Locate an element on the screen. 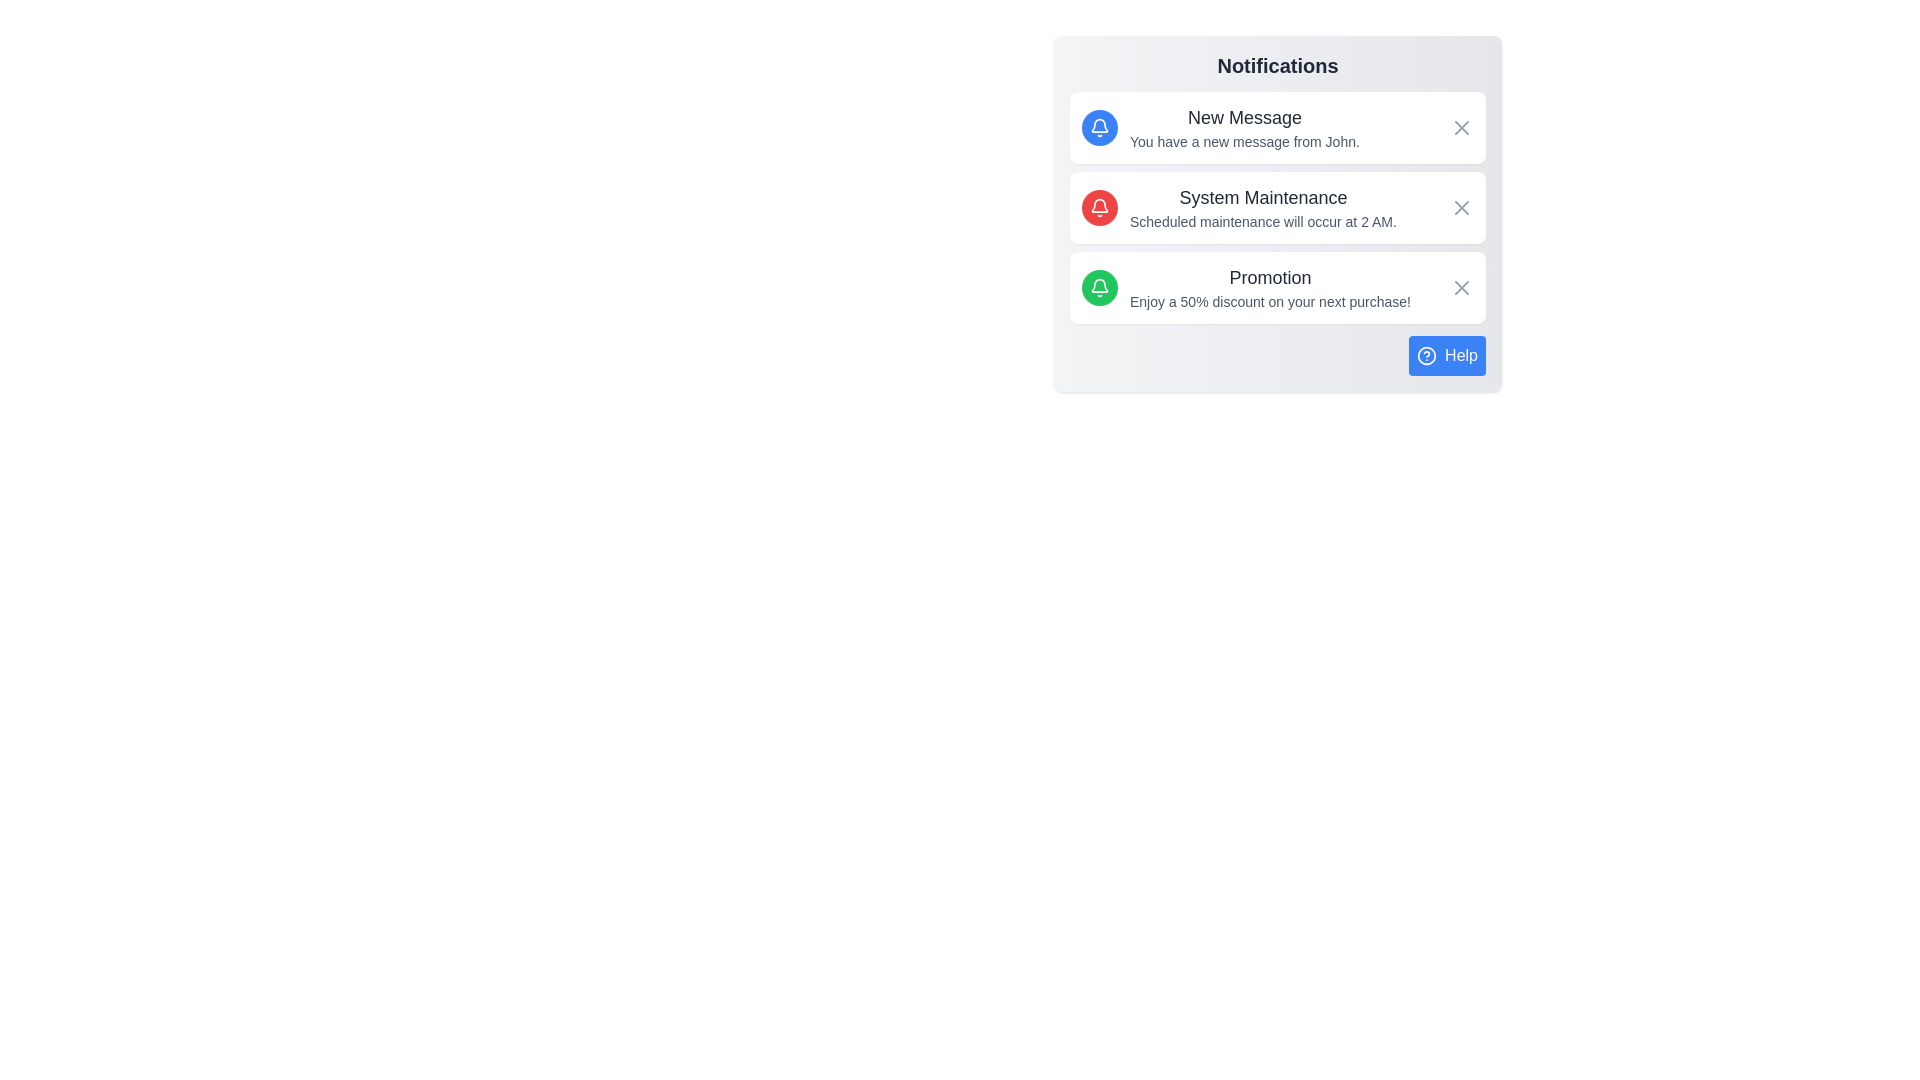 This screenshot has width=1920, height=1080. the notification message element displaying 'New Message' from 'John' in the Notifications panel is located at coordinates (1243, 127).